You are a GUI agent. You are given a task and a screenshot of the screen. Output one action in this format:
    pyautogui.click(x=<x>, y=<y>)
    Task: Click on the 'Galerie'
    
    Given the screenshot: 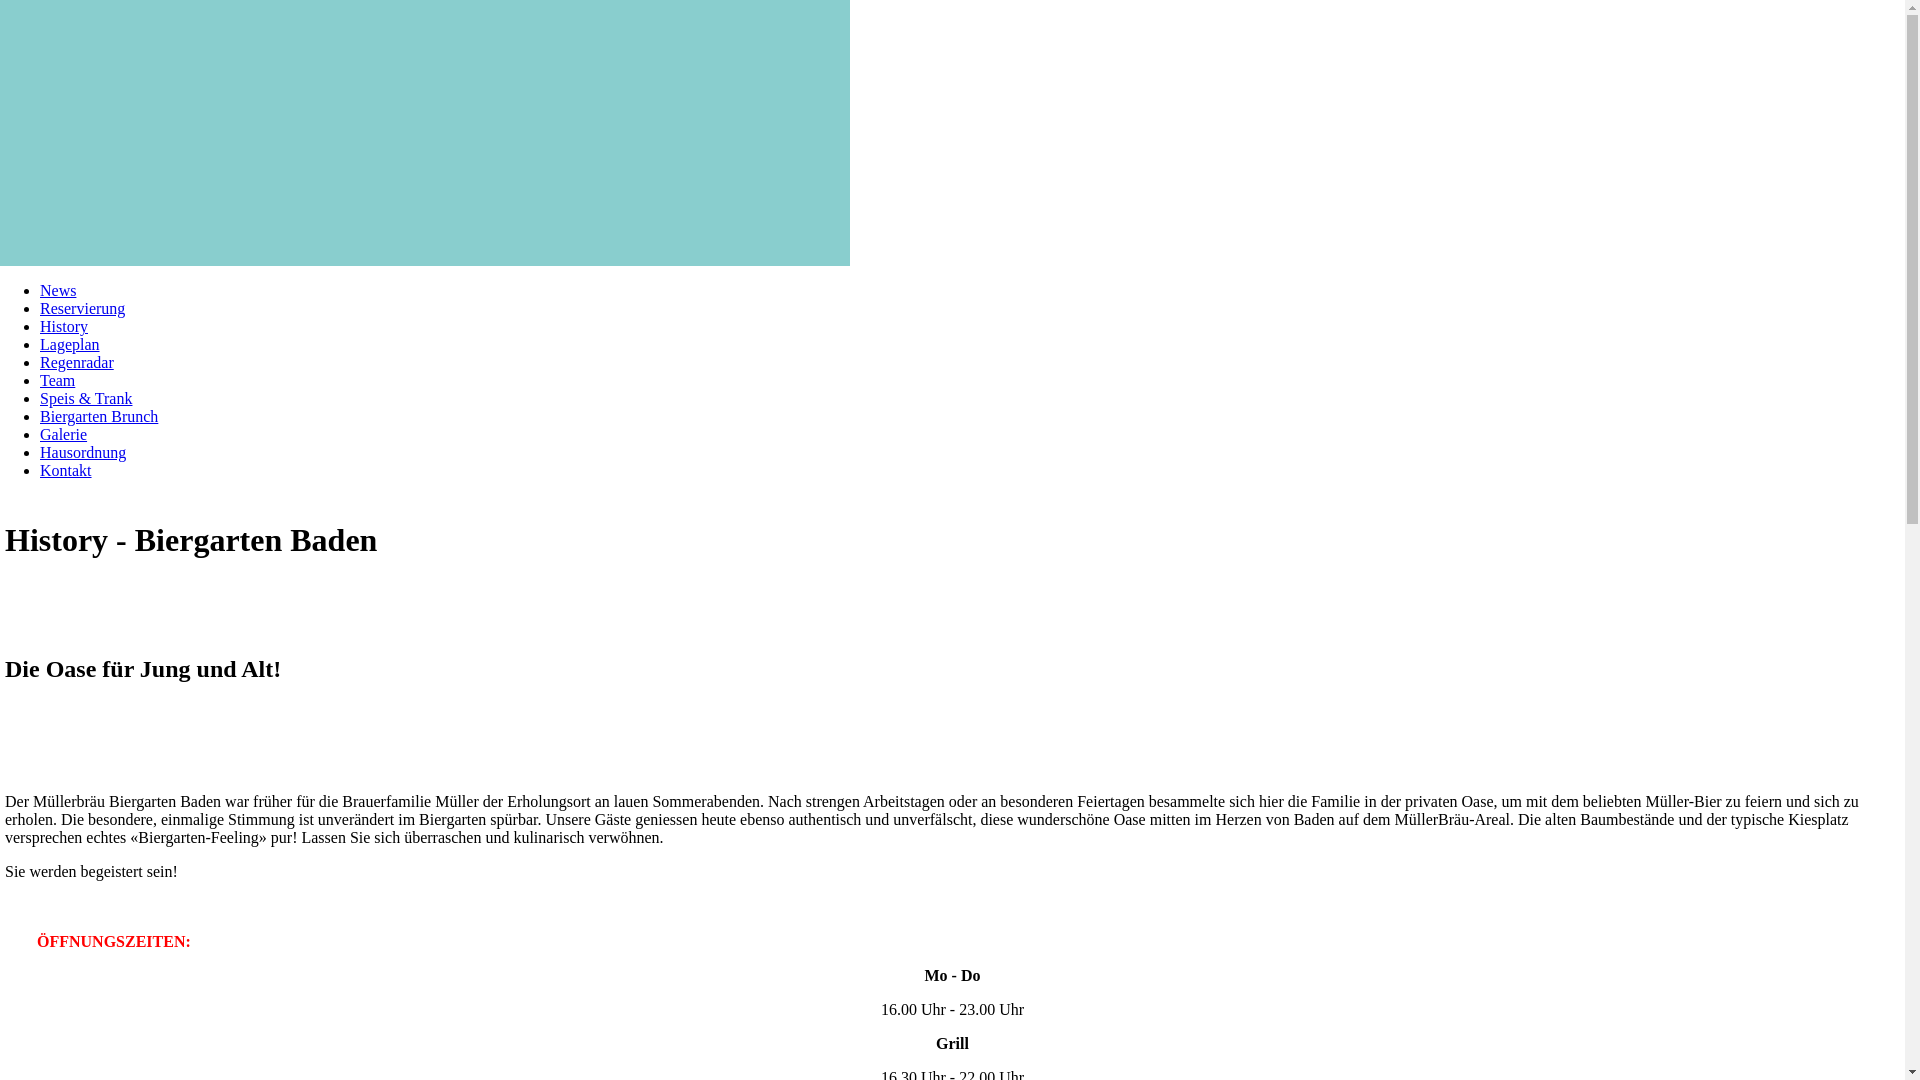 What is the action you would take?
    pyautogui.click(x=63, y=433)
    